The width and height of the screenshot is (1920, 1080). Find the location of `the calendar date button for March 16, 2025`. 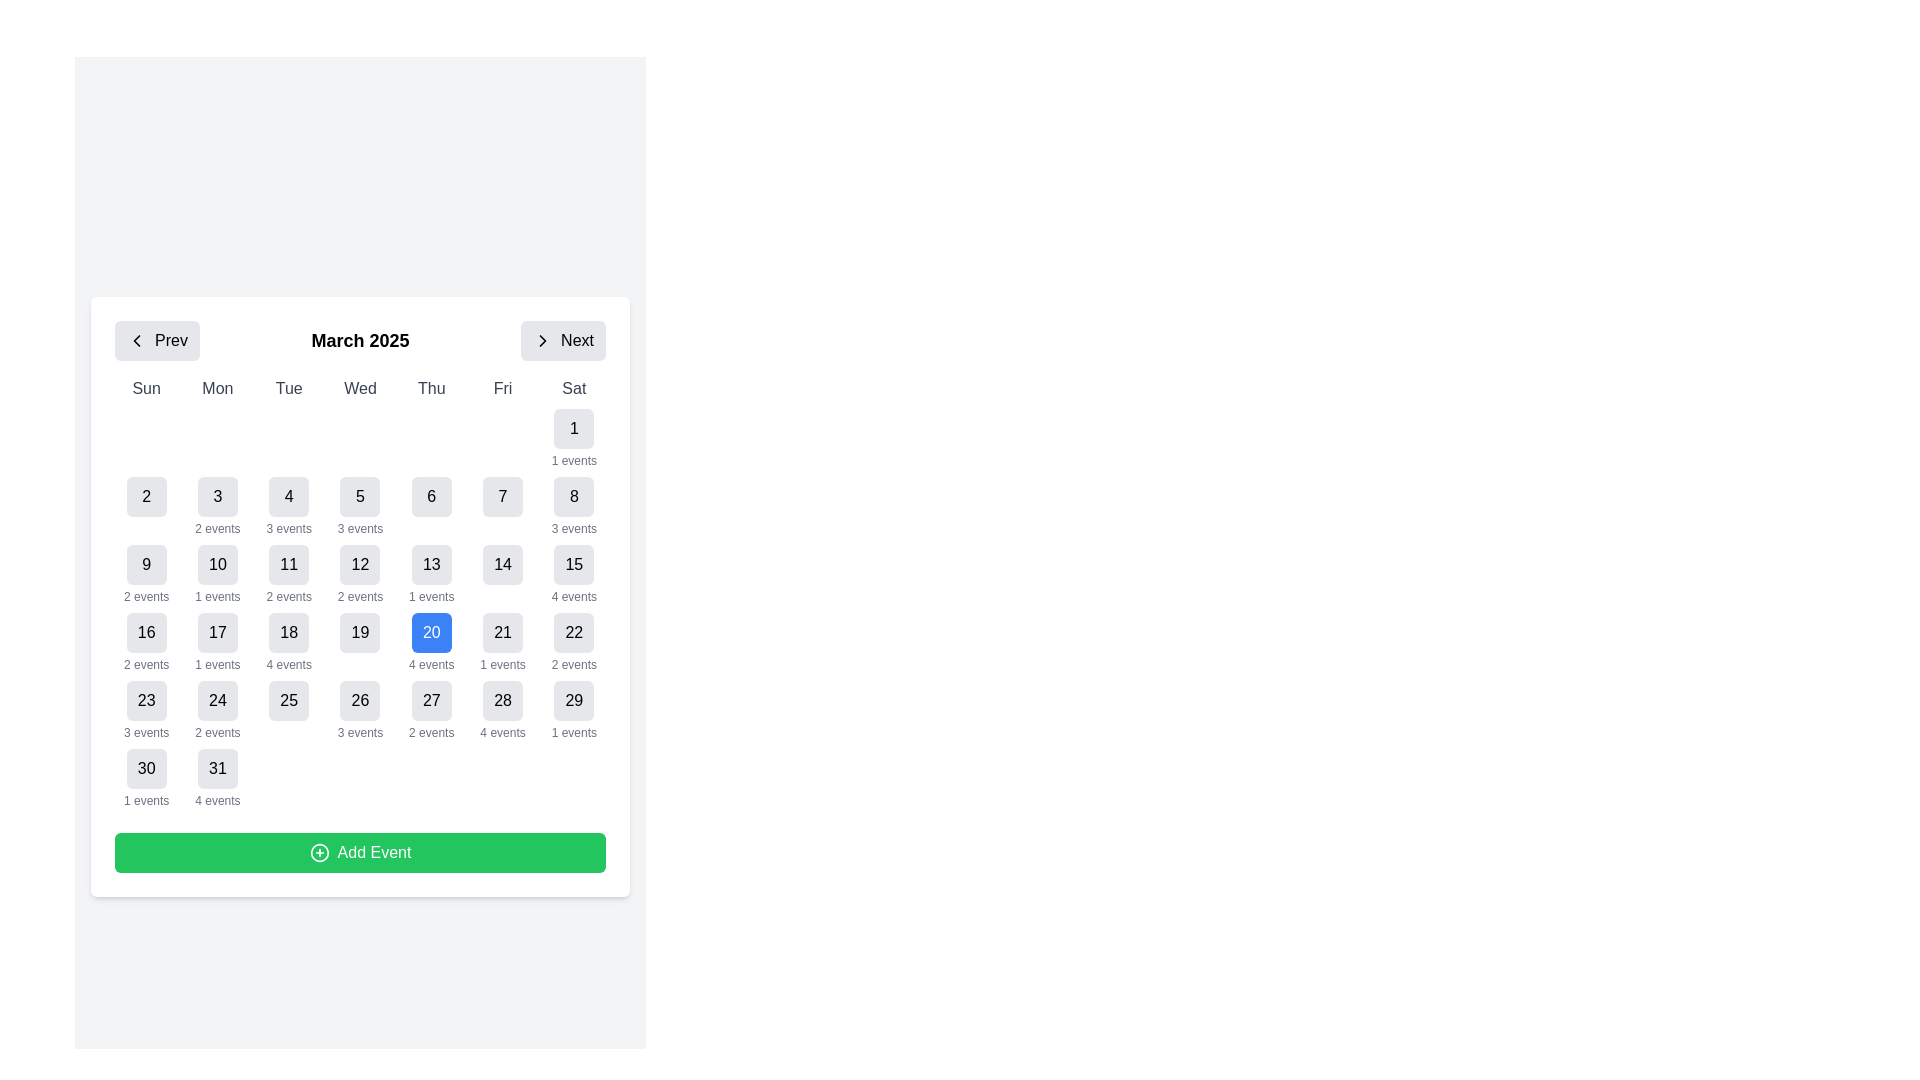

the calendar date button for March 16, 2025 is located at coordinates (145, 632).